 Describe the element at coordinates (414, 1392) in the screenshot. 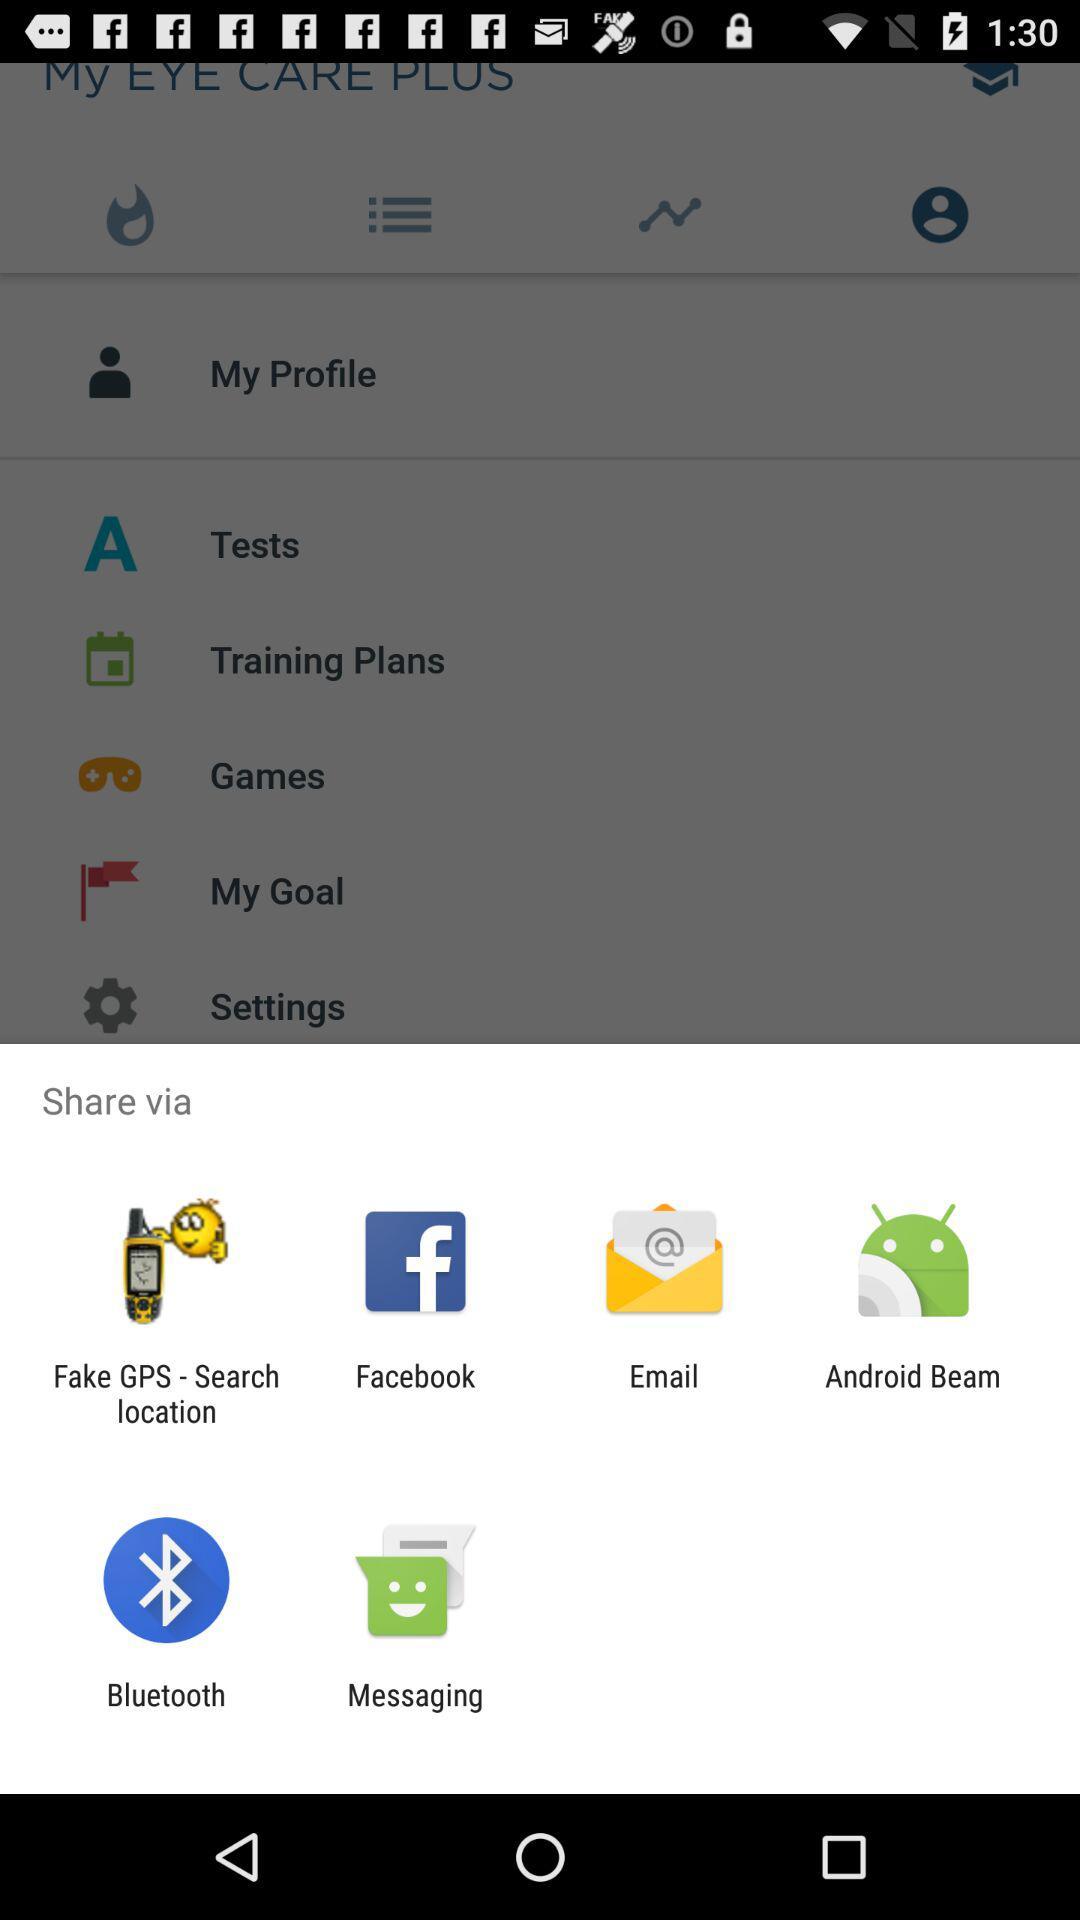

I see `app next to the fake gps search icon` at that location.